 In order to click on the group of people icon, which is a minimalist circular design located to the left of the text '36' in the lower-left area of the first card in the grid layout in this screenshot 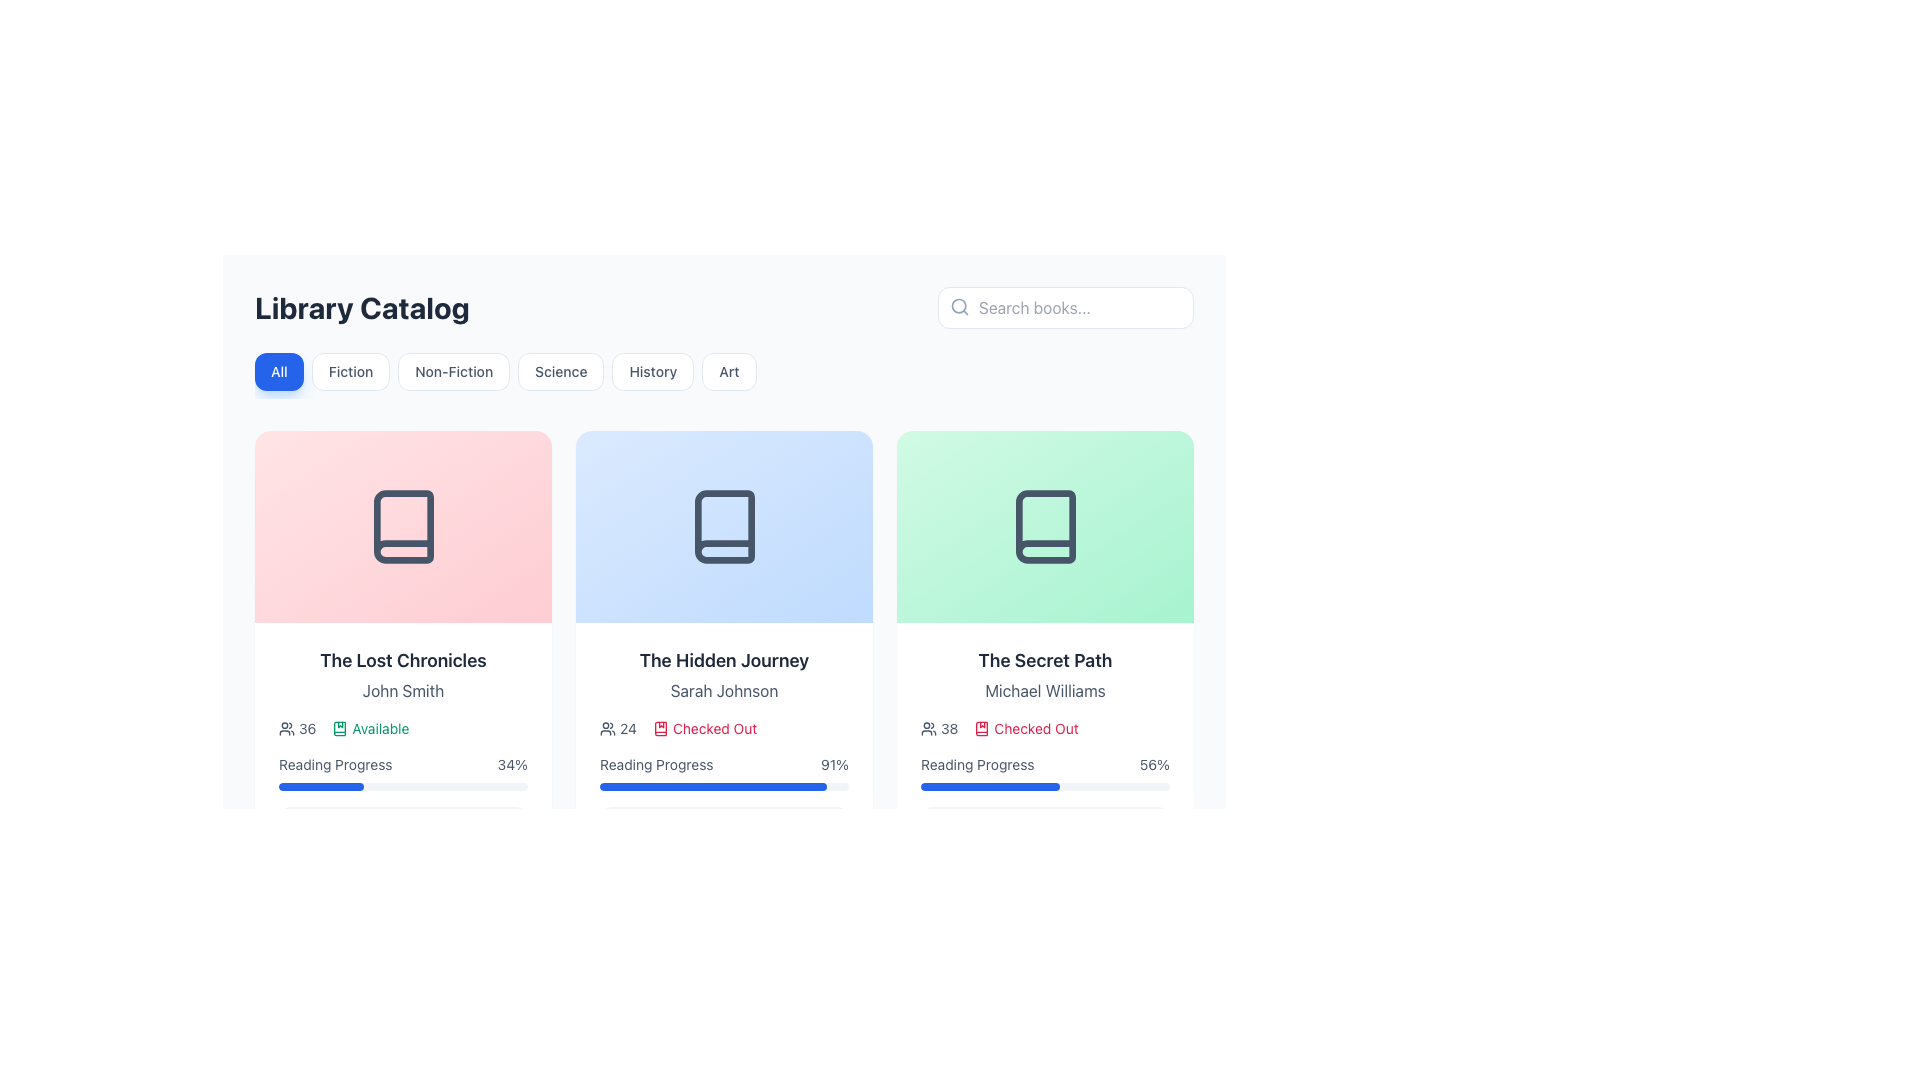, I will do `click(286, 729)`.